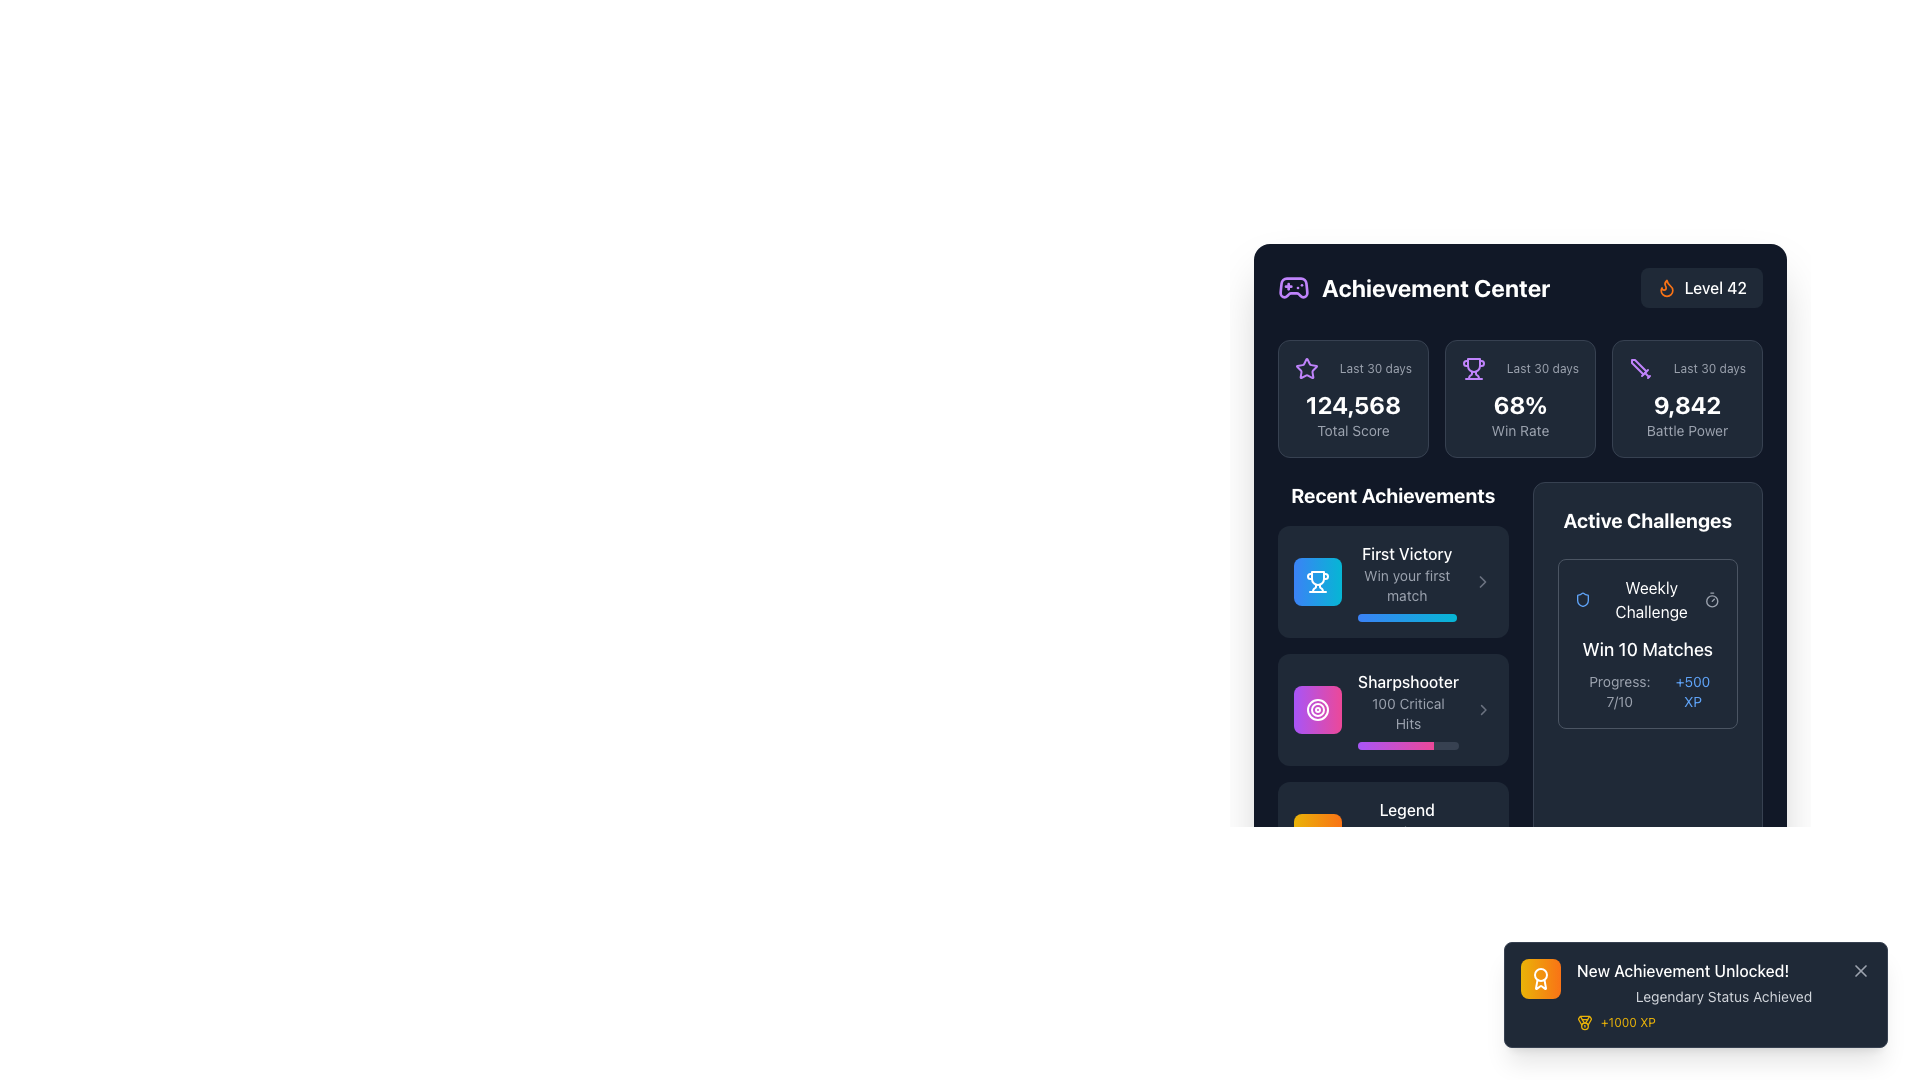  What do you see at coordinates (1520, 430) in the screenshot?
I see `the Text label that clarifies the '68%' figure as the Win Rate statistic, positioned directly below the '68%' text in the top-right section of the interface` at bounding box center [1520, 430].